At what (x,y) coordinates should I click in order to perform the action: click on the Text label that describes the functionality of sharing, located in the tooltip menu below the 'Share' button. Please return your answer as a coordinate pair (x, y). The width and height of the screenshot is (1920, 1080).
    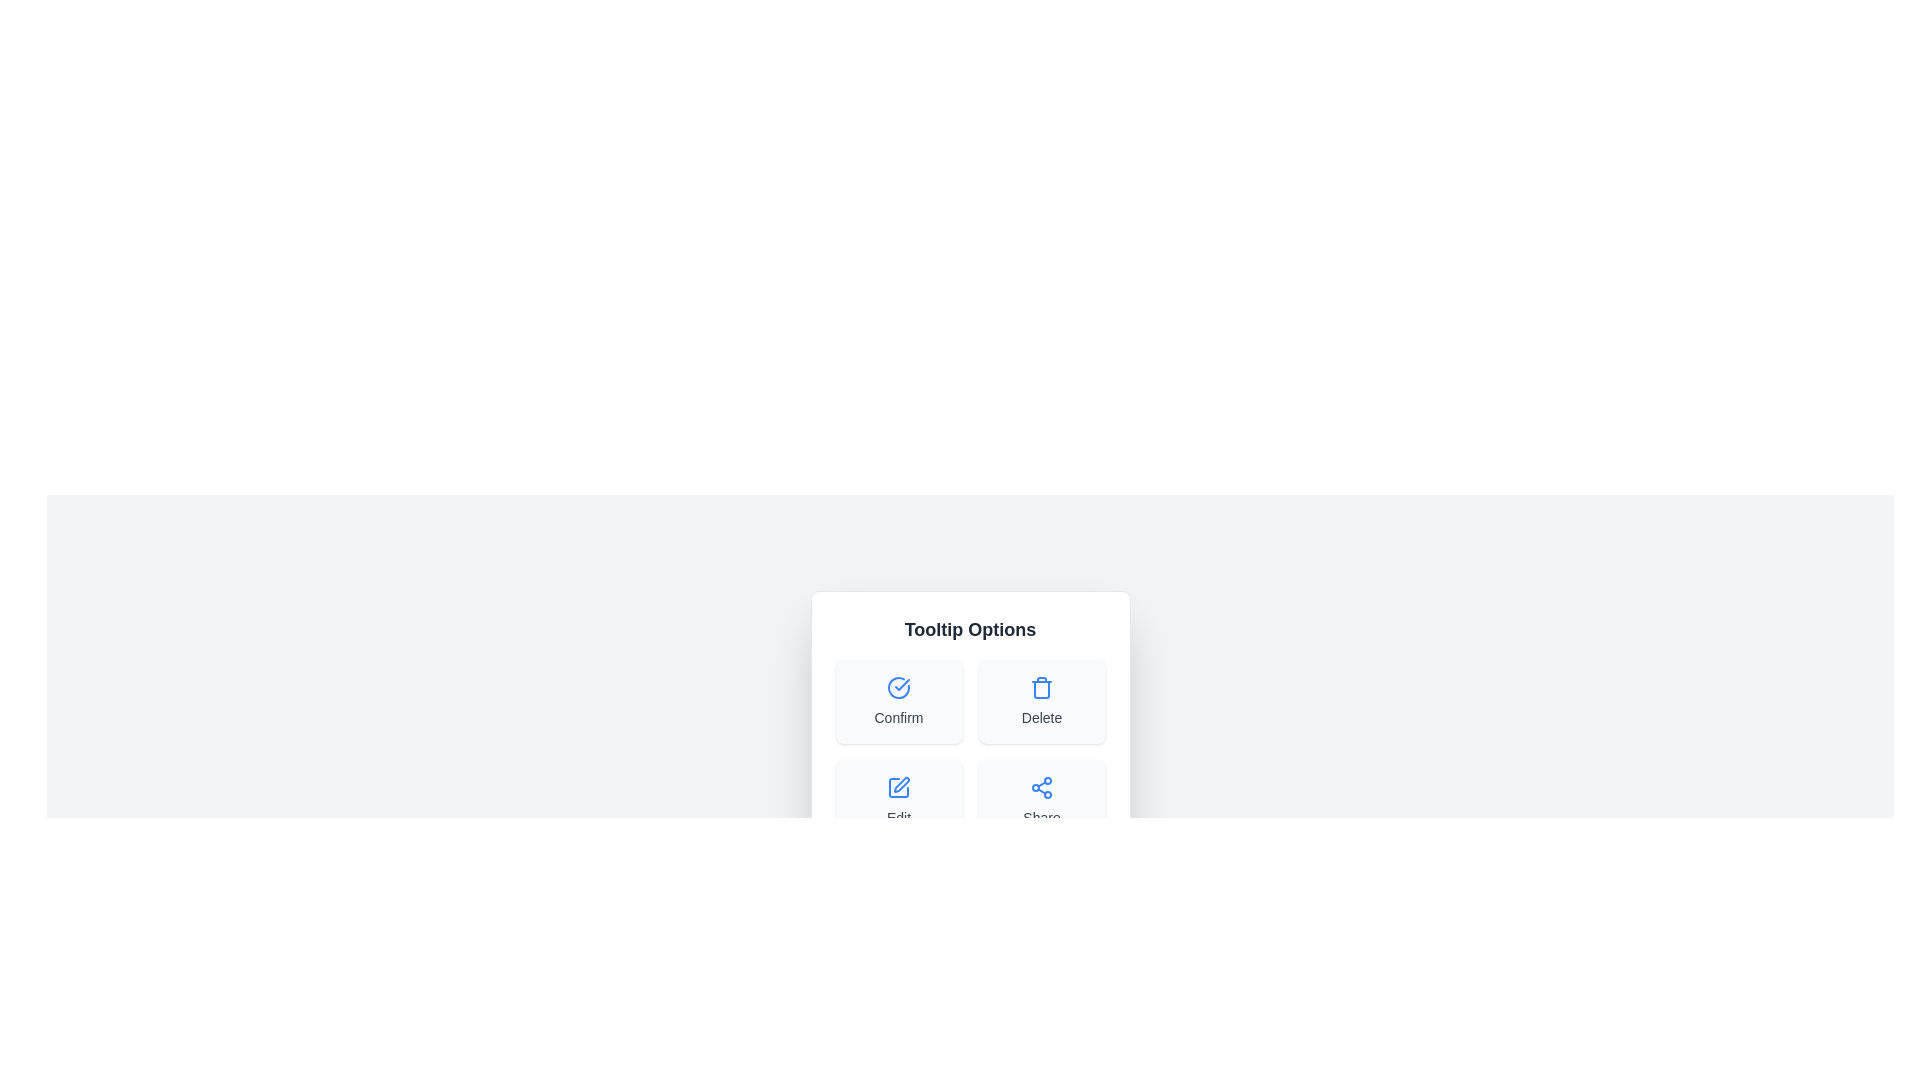
    Looking at the image, I should click on (1040, 817).